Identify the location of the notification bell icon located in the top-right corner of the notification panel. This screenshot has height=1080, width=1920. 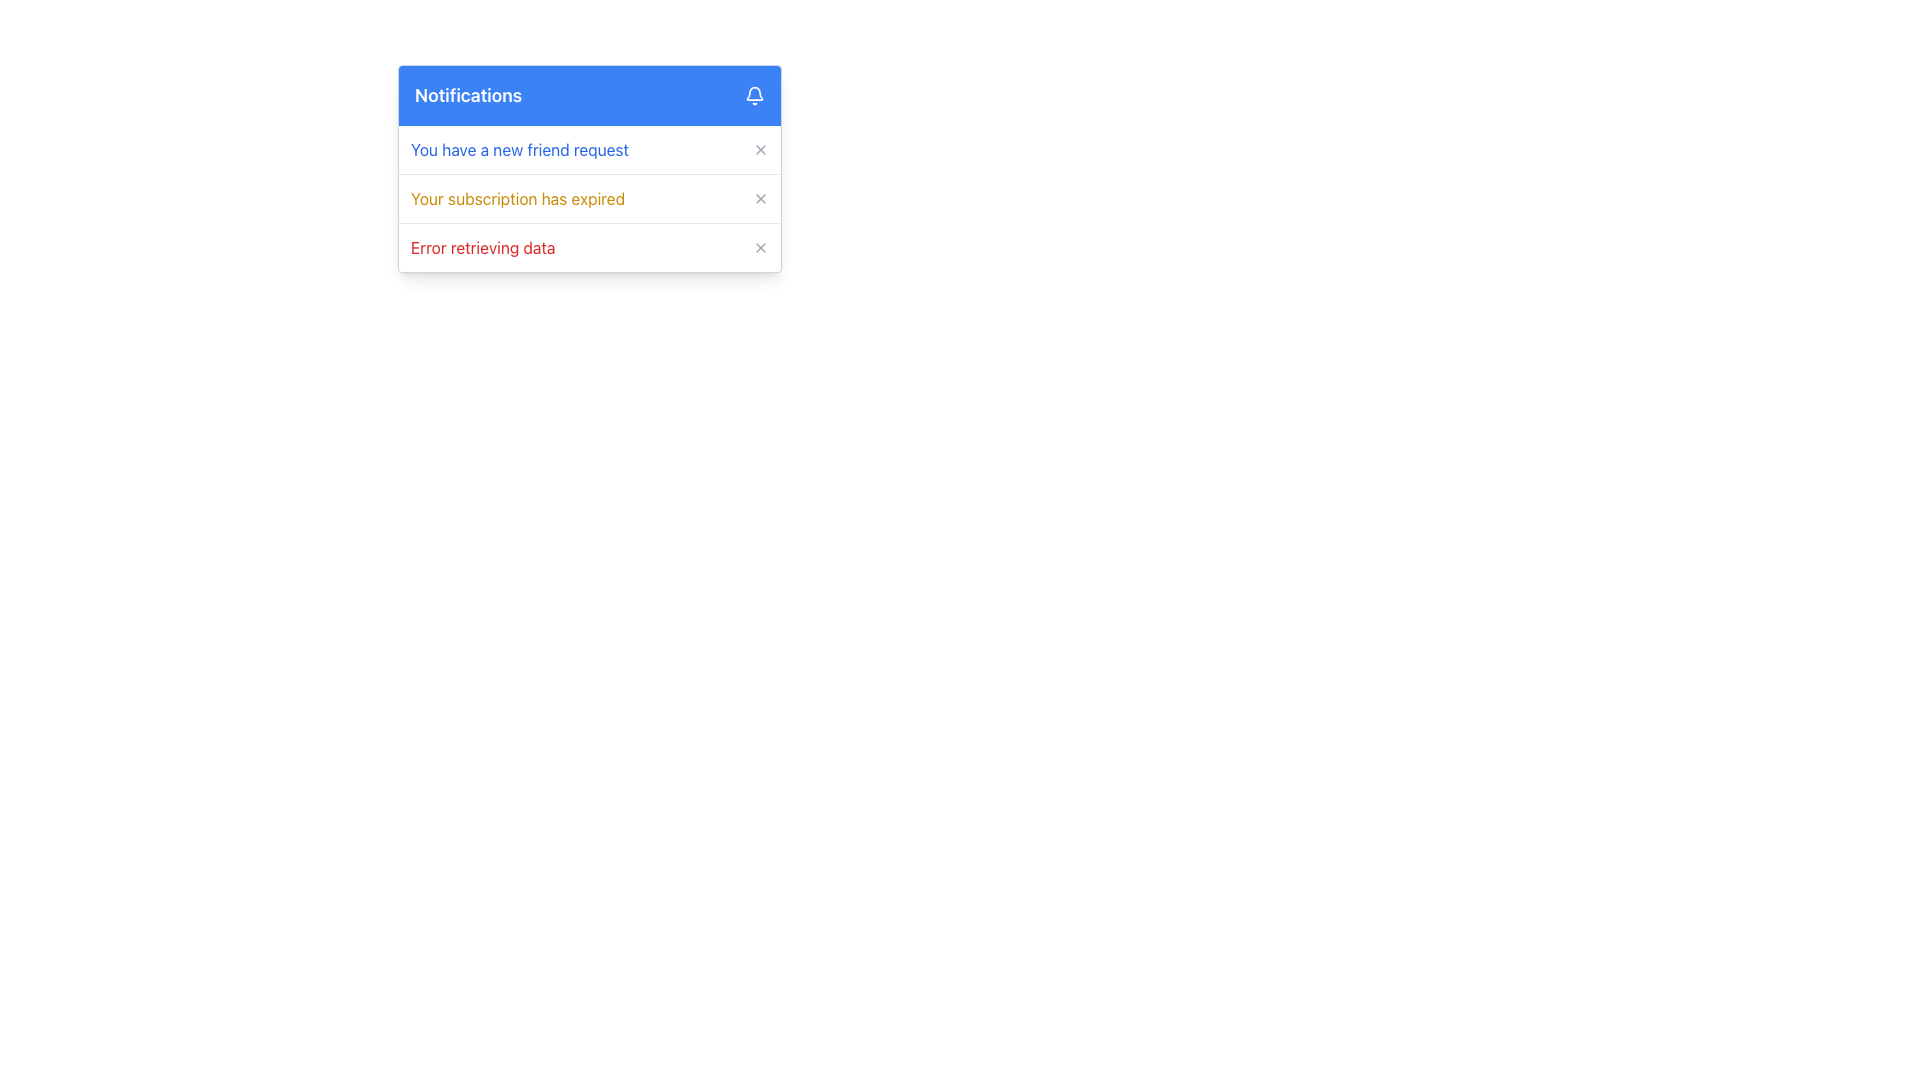
(753, 96).